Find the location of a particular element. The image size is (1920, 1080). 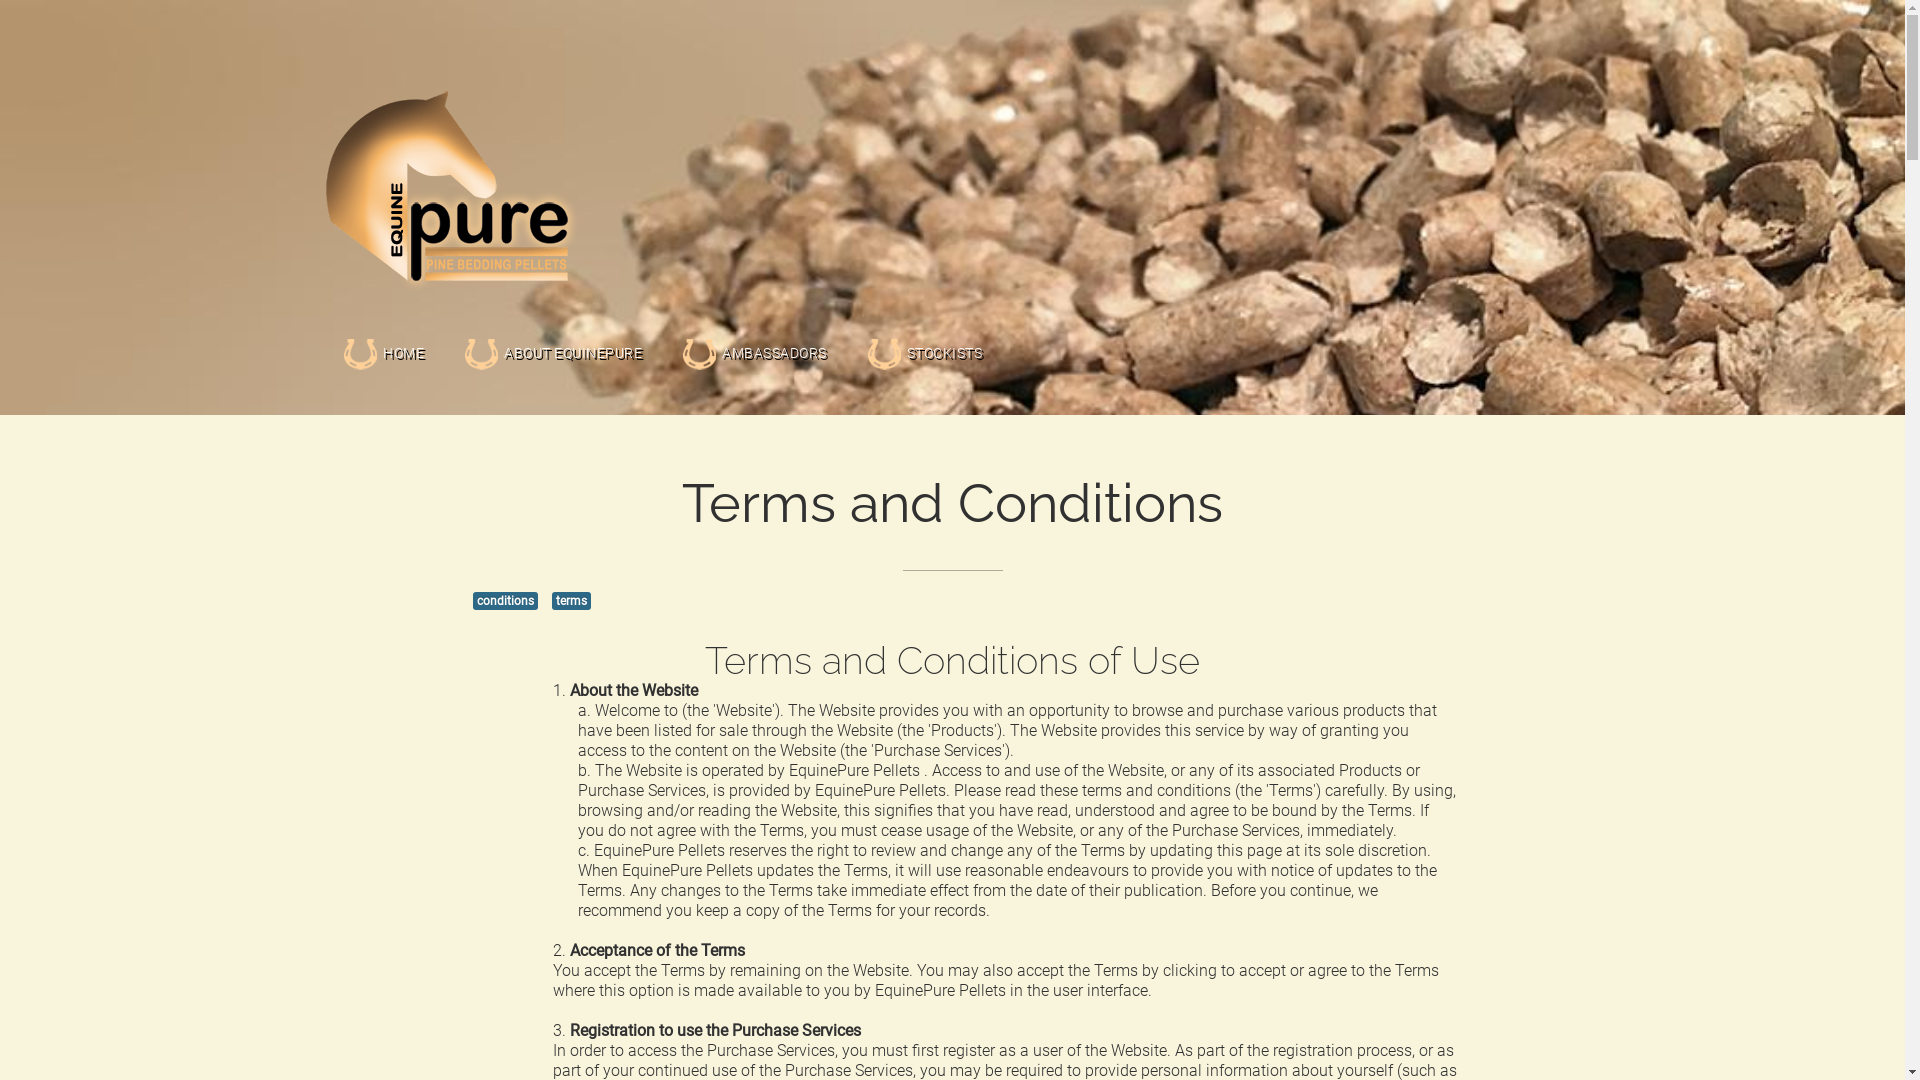

'STOCKISTS' is located at coordinates (865, 328).